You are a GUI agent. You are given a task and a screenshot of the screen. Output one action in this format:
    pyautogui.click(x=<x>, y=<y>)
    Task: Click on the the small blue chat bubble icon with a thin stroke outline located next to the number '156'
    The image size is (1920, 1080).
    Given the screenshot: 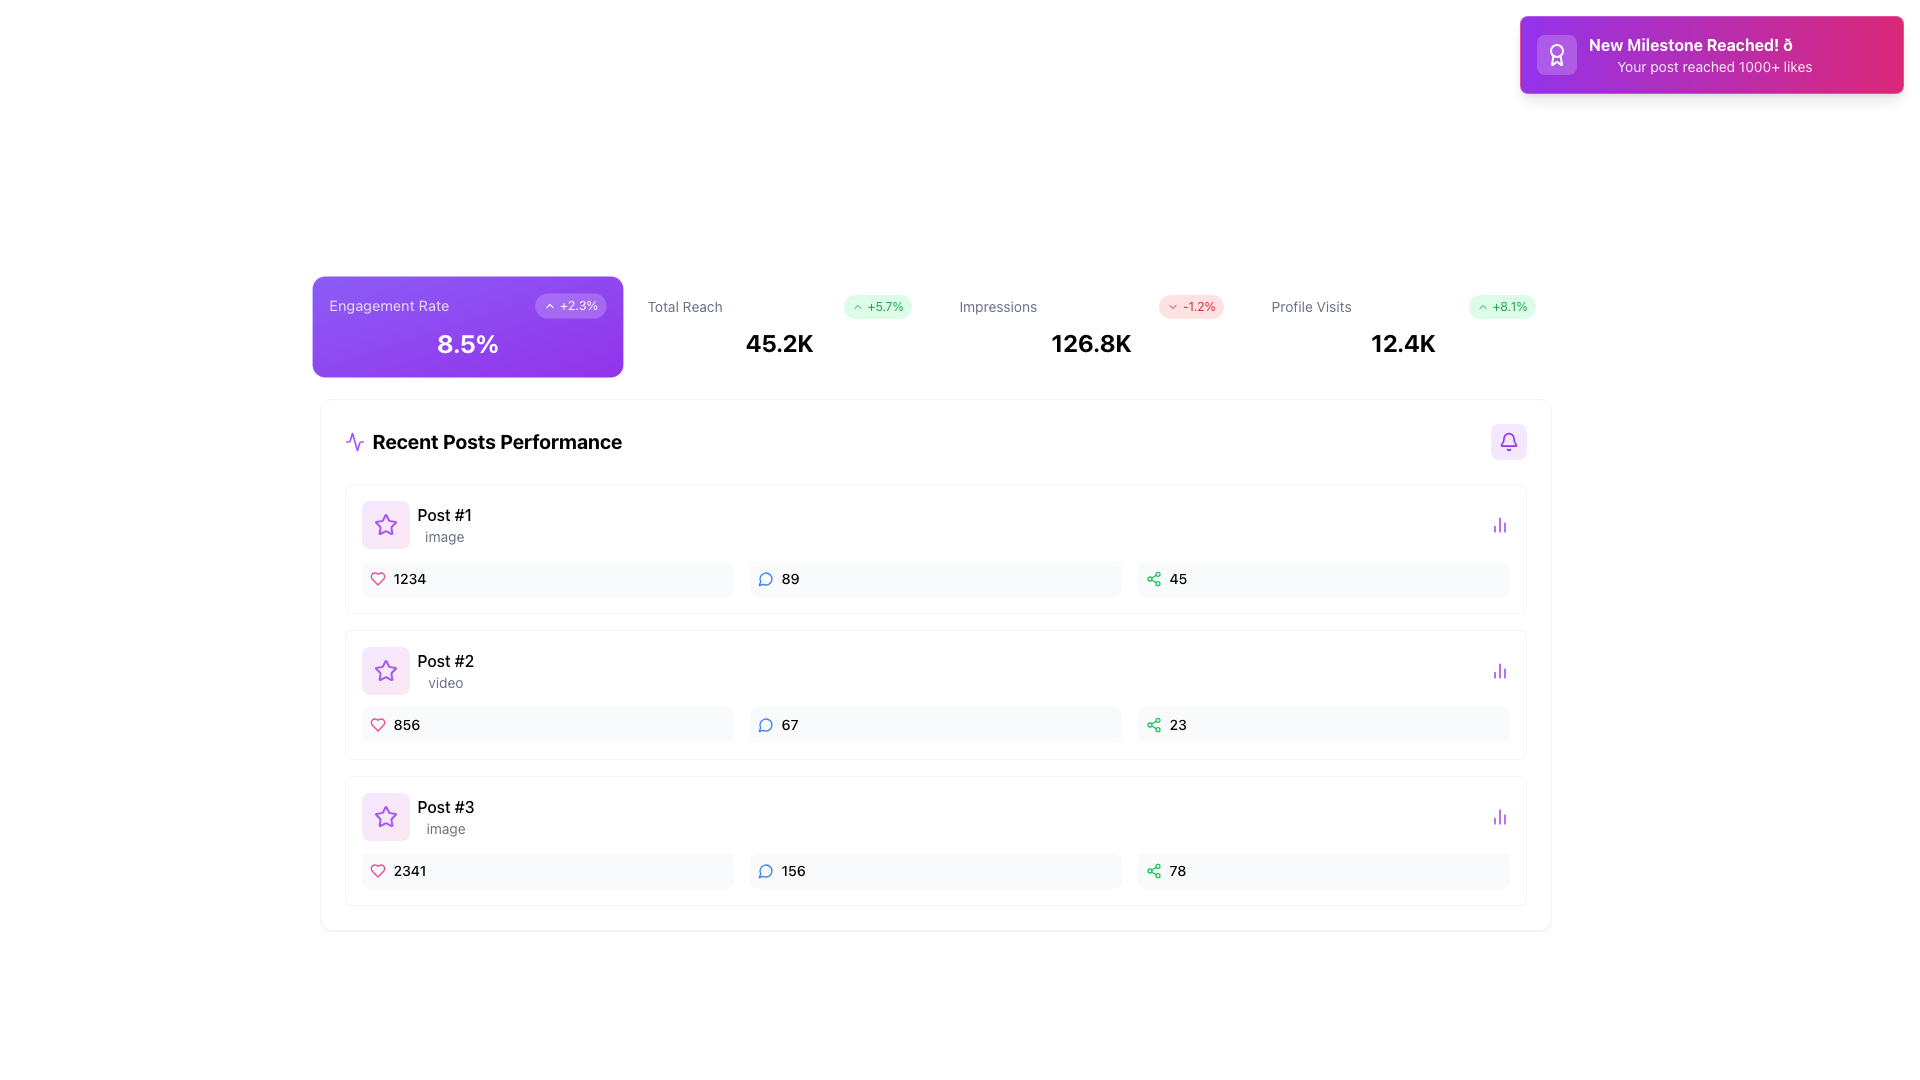 What is the action you would take?
    pyautogui.click(x=764, y=870)
    